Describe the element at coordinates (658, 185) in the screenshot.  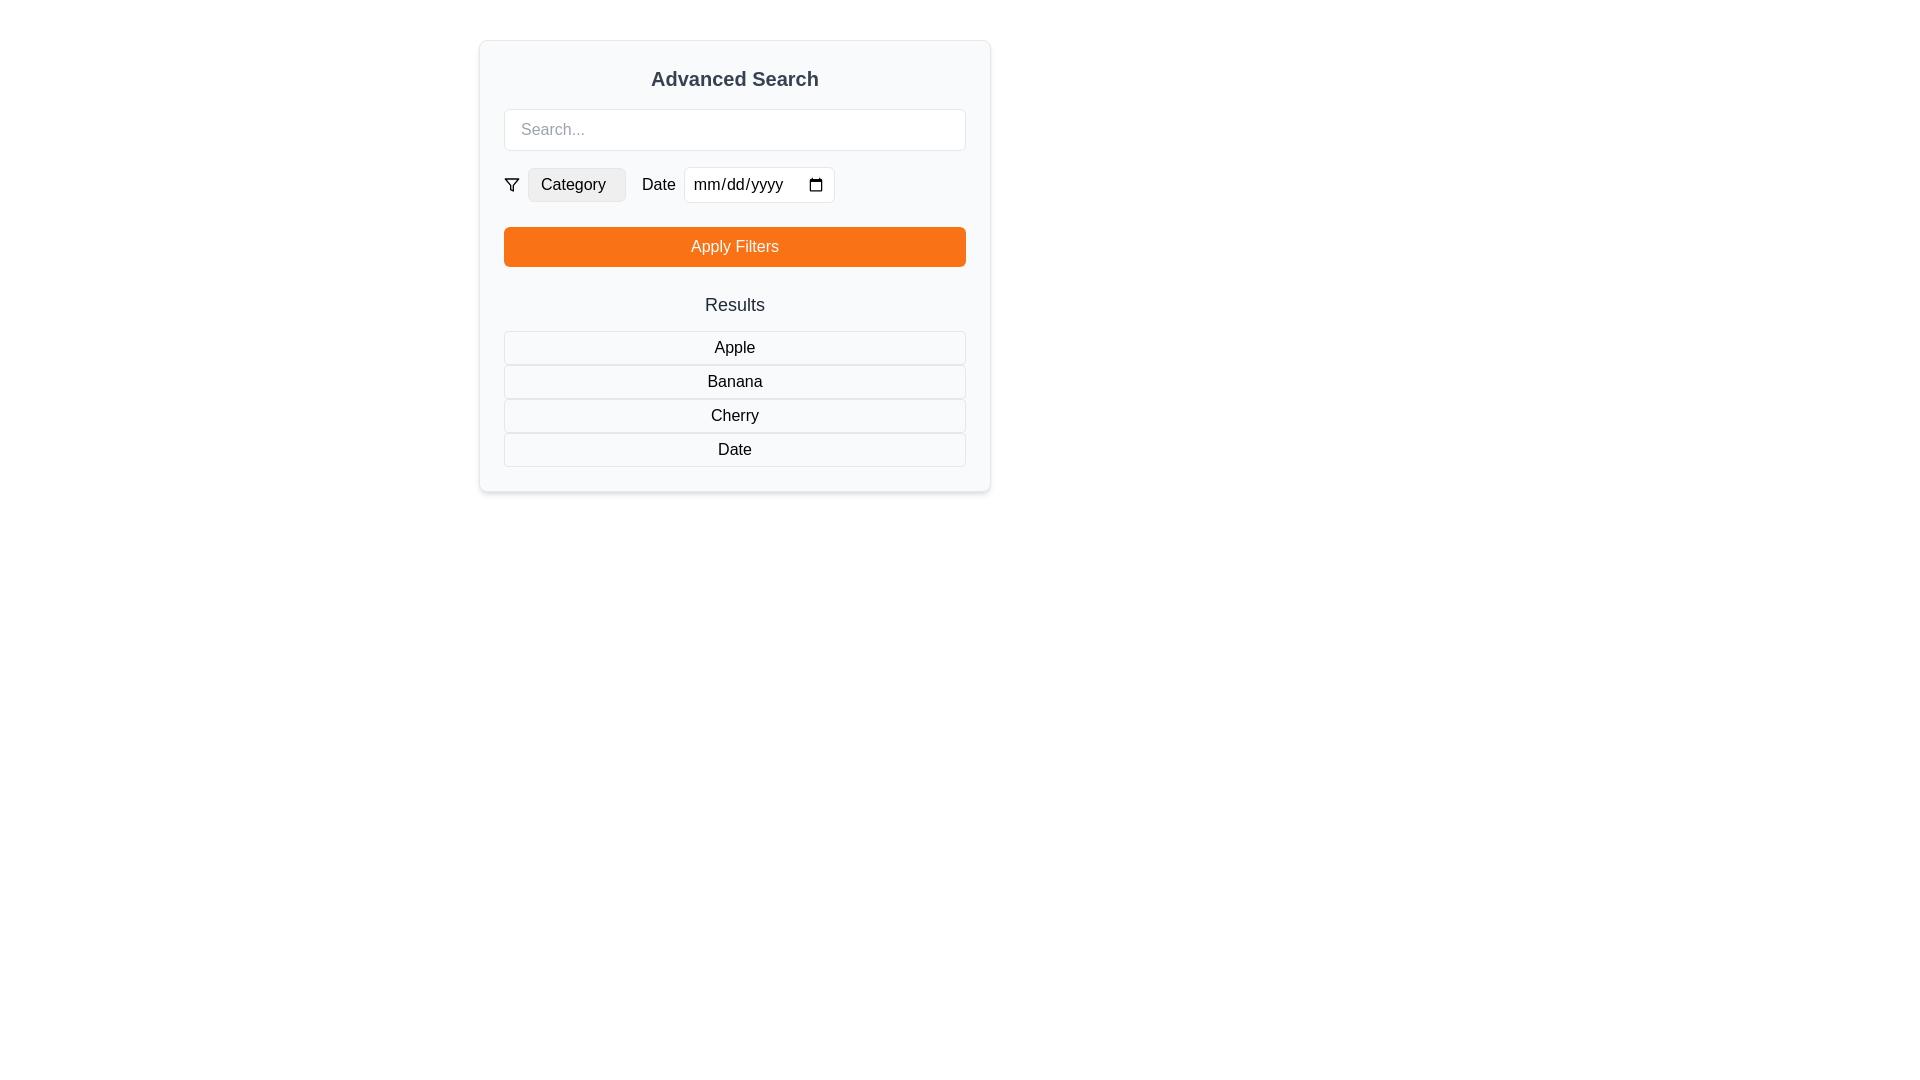
I see `the 'Date' label in the 'Advanced Search' section, which is positioned next to the 'Category' dropdown and to the left of a date input field` at that location.